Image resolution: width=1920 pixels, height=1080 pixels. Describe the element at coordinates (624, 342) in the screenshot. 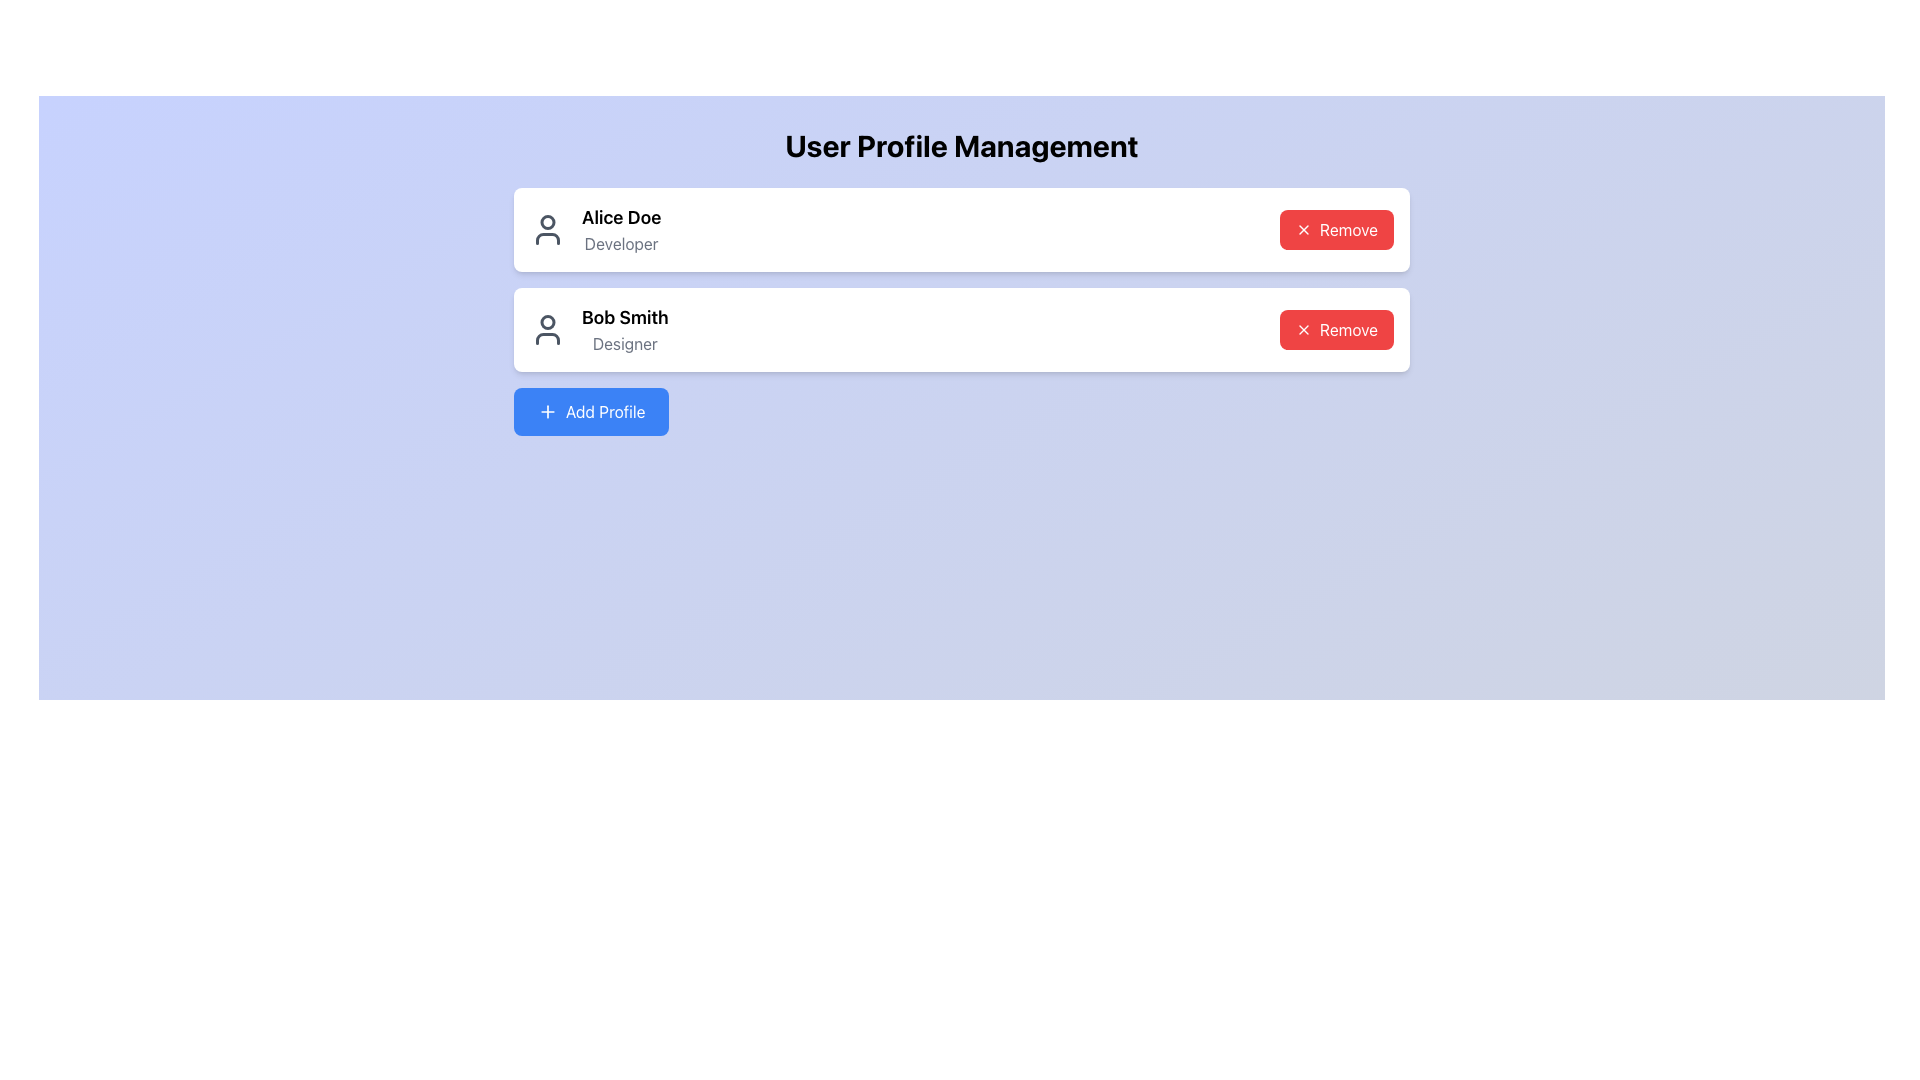

I see `the static text element labeled 'Designer', which is styled in light gray and positioned under the bold text 'Bob Smith' on the user profile card` at that location.